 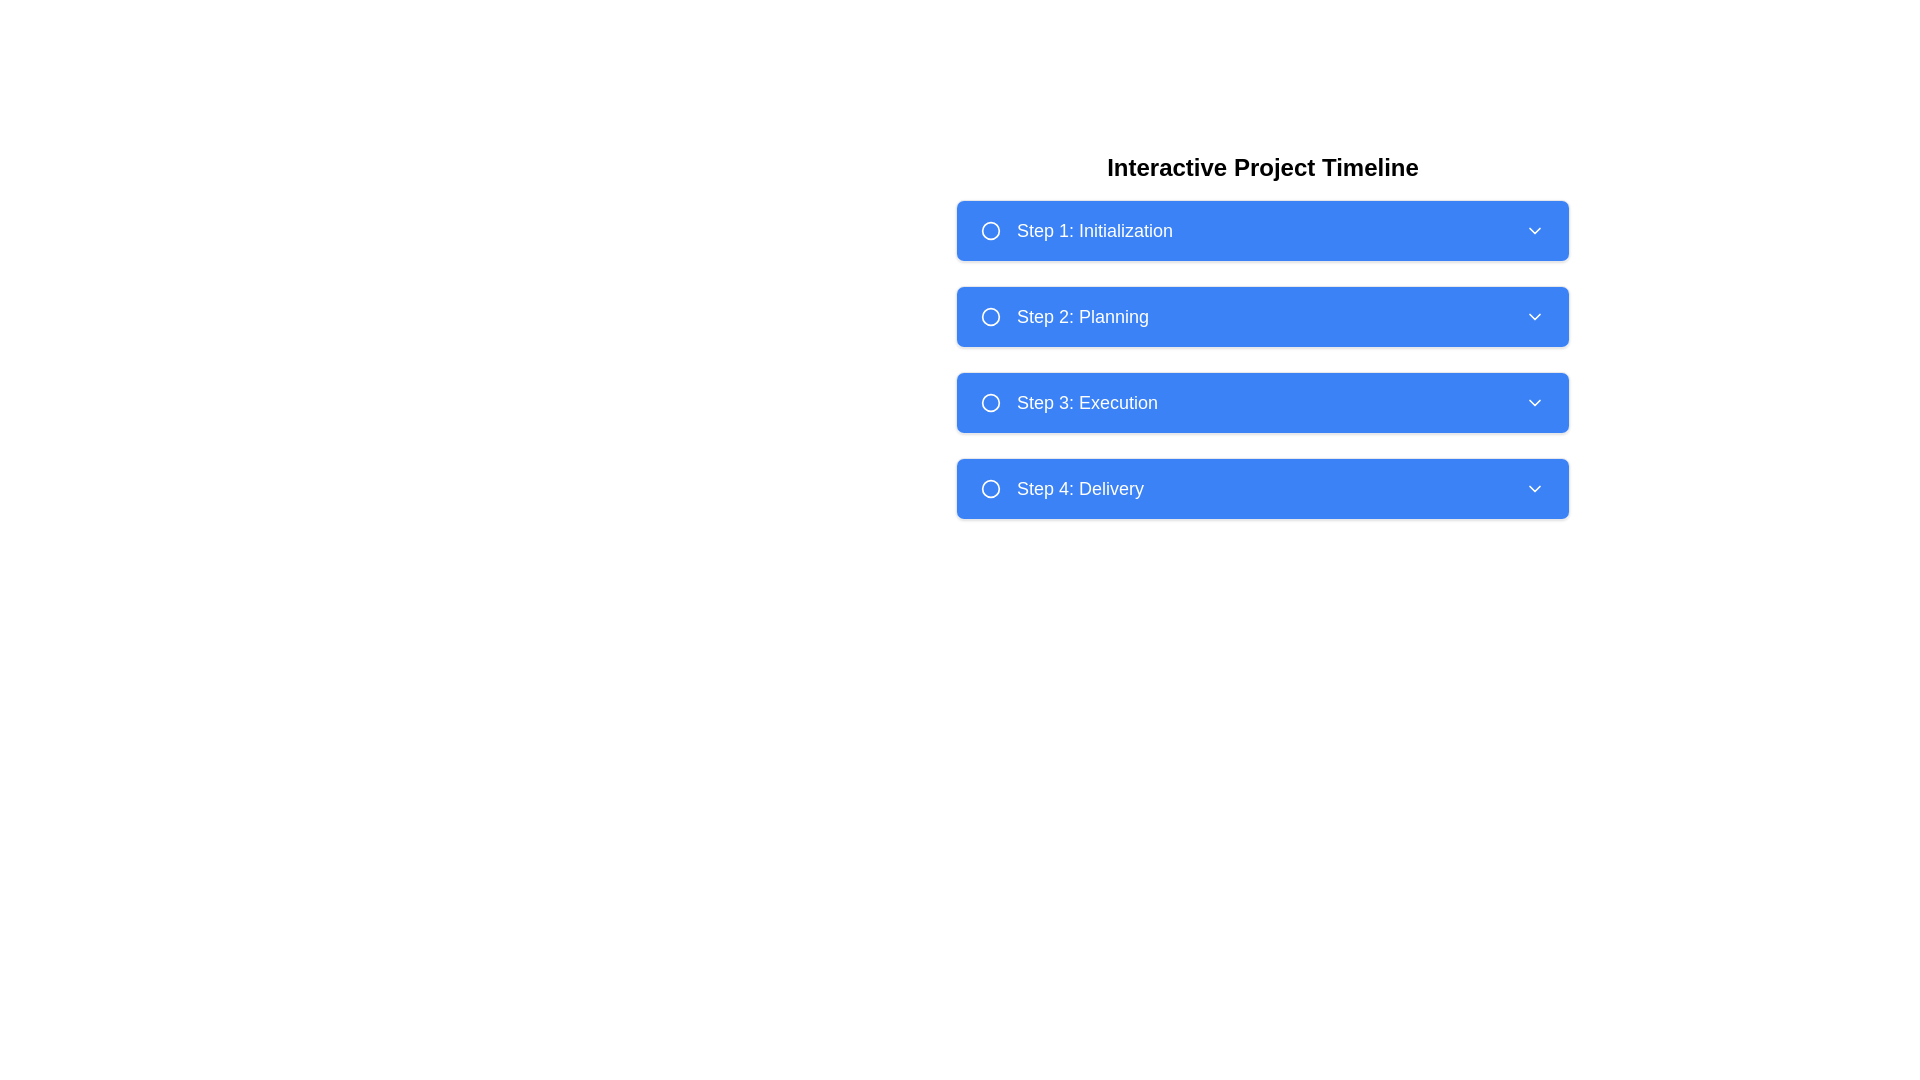 What do you see at coordinates (990, 315) in the screenshot?
I see `the circular visual element located` at bounding box center [990, 315].